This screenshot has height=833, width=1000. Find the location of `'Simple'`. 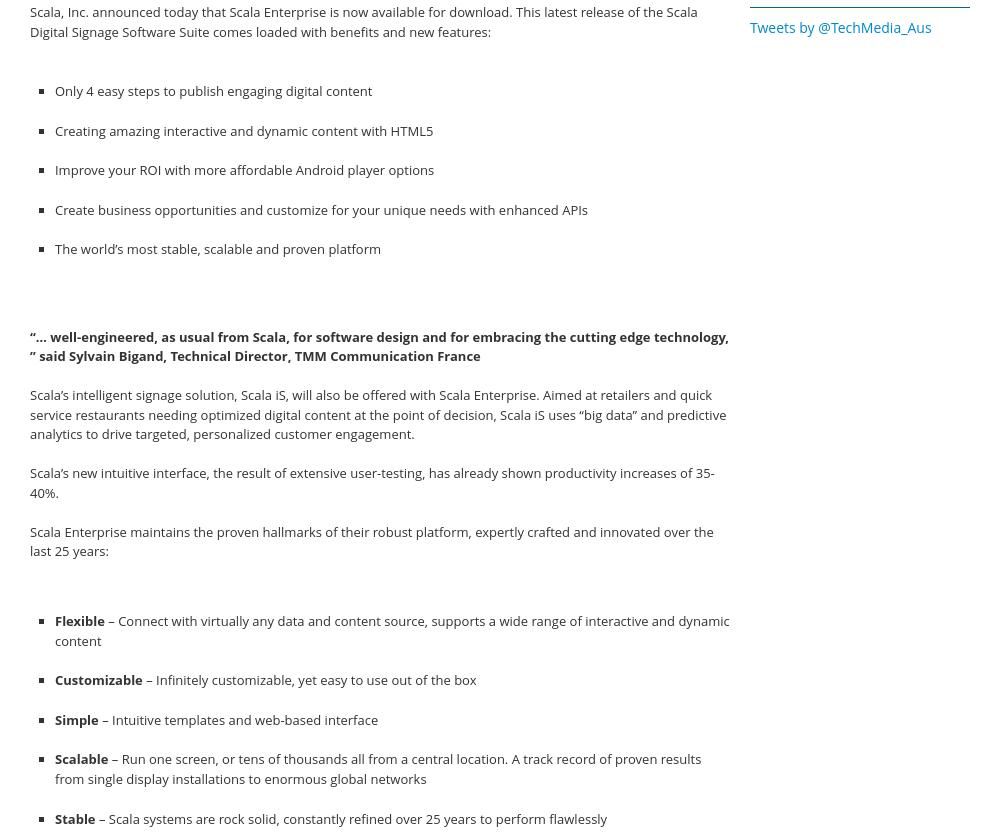

'Simple' is located at coordinates (55, 718).